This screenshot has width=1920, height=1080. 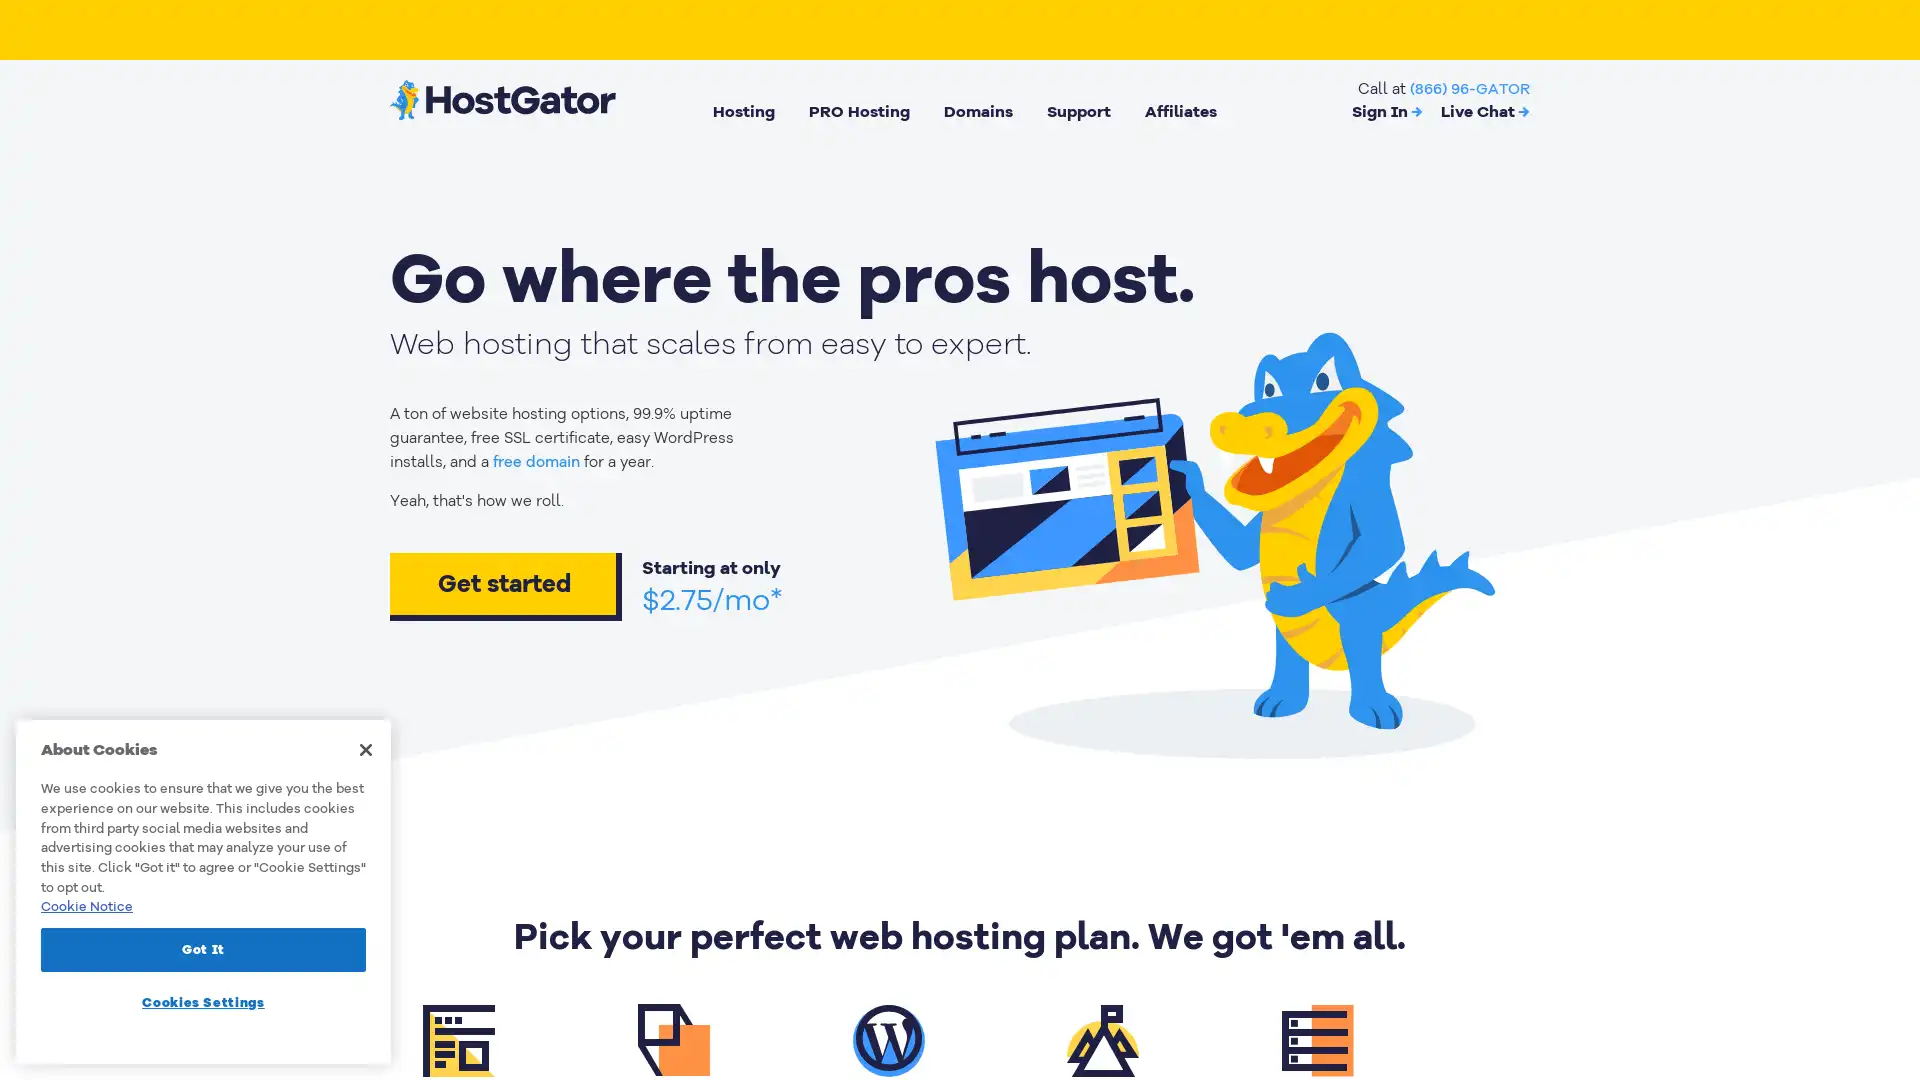 I want to click on Cookies Settings, so click(x=203, y=1002).